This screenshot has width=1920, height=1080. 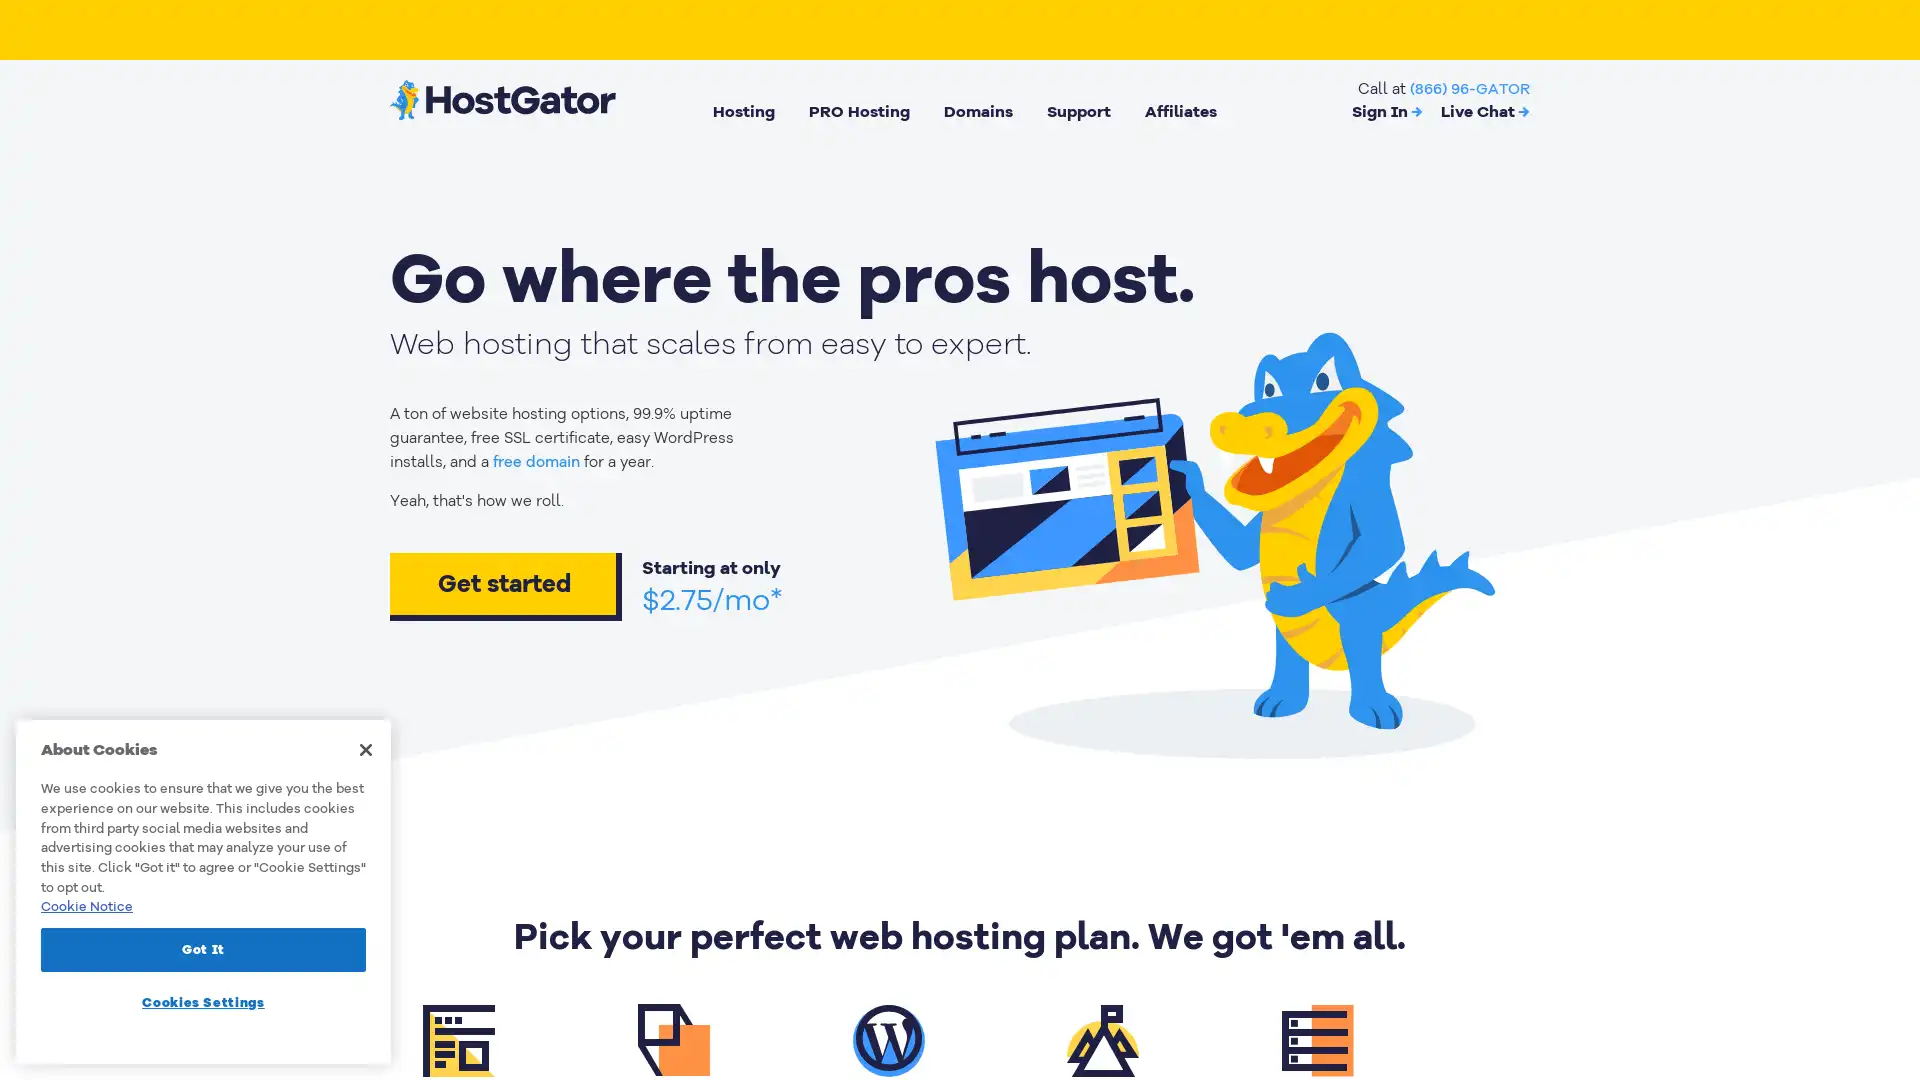 I want to click on Cookies Settings, so click(x=203, y=1002).